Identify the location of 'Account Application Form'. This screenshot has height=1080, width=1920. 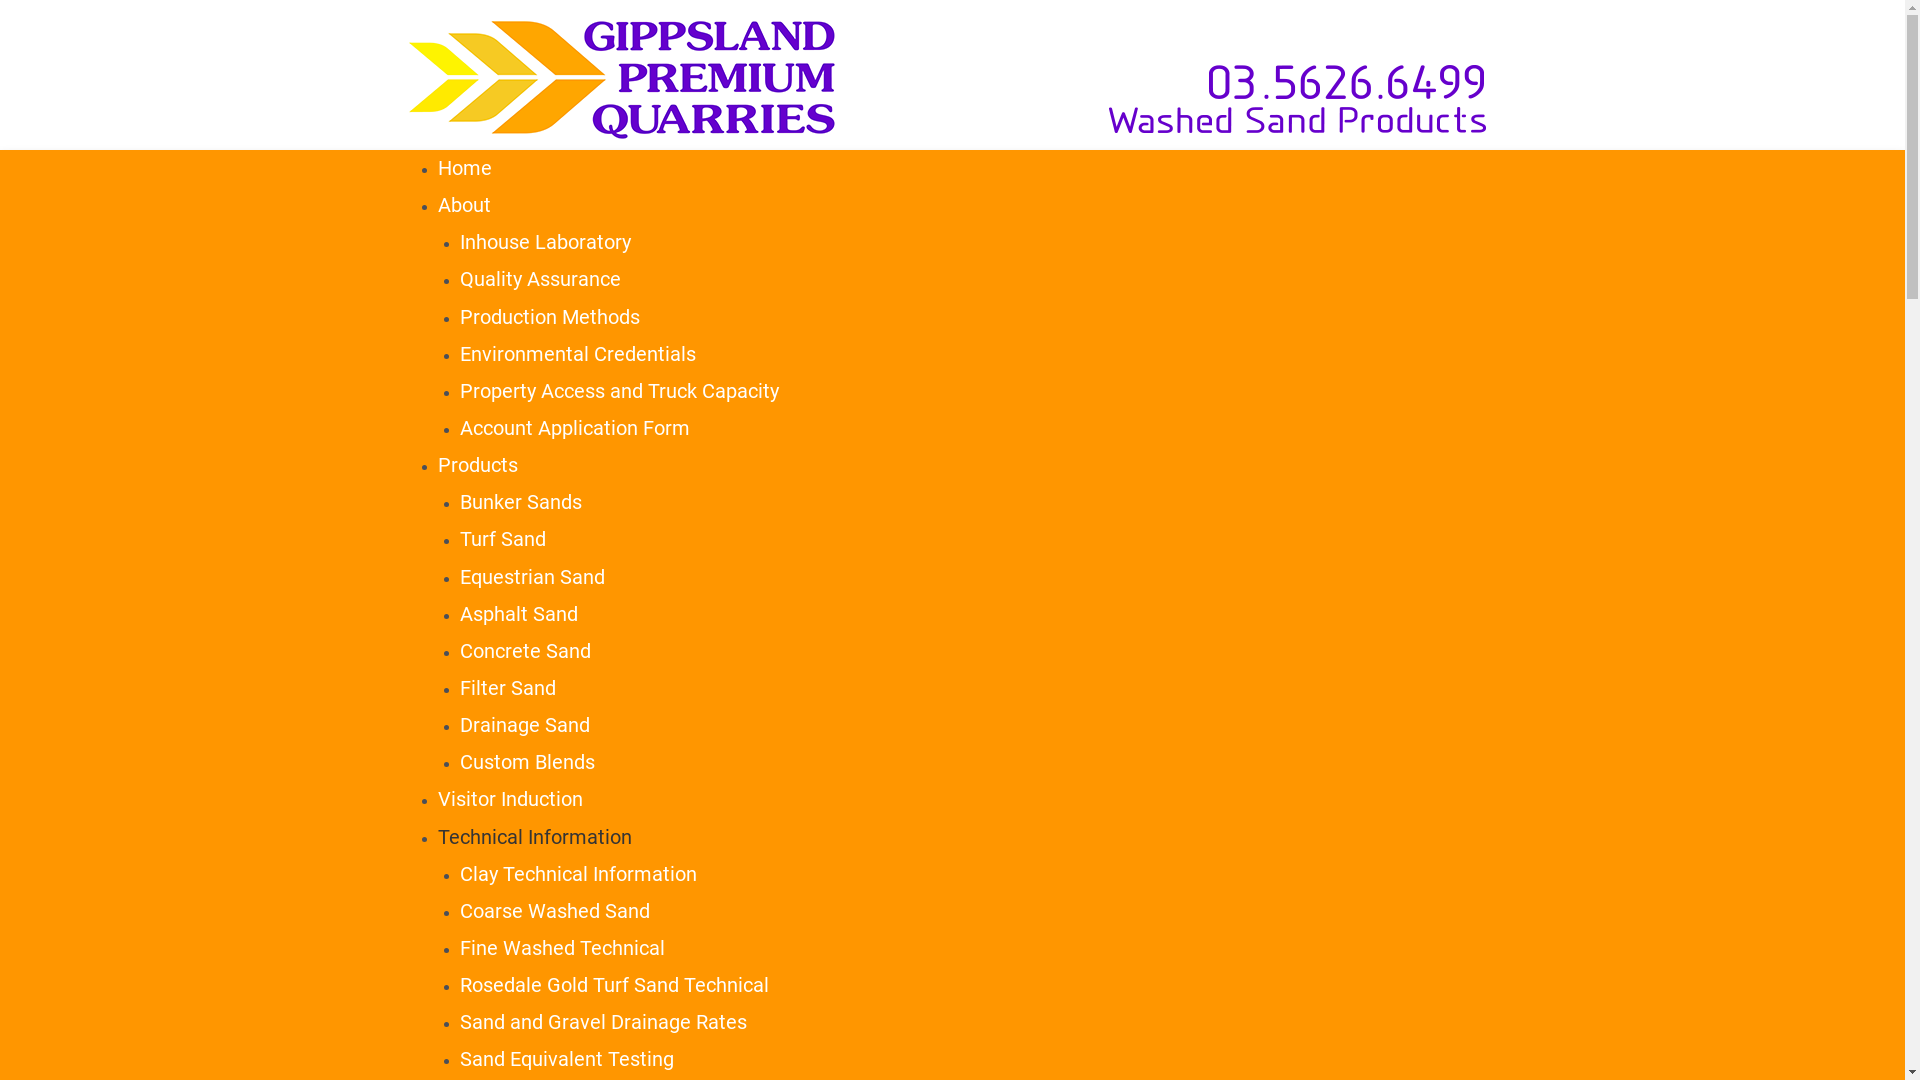
(574, 427).